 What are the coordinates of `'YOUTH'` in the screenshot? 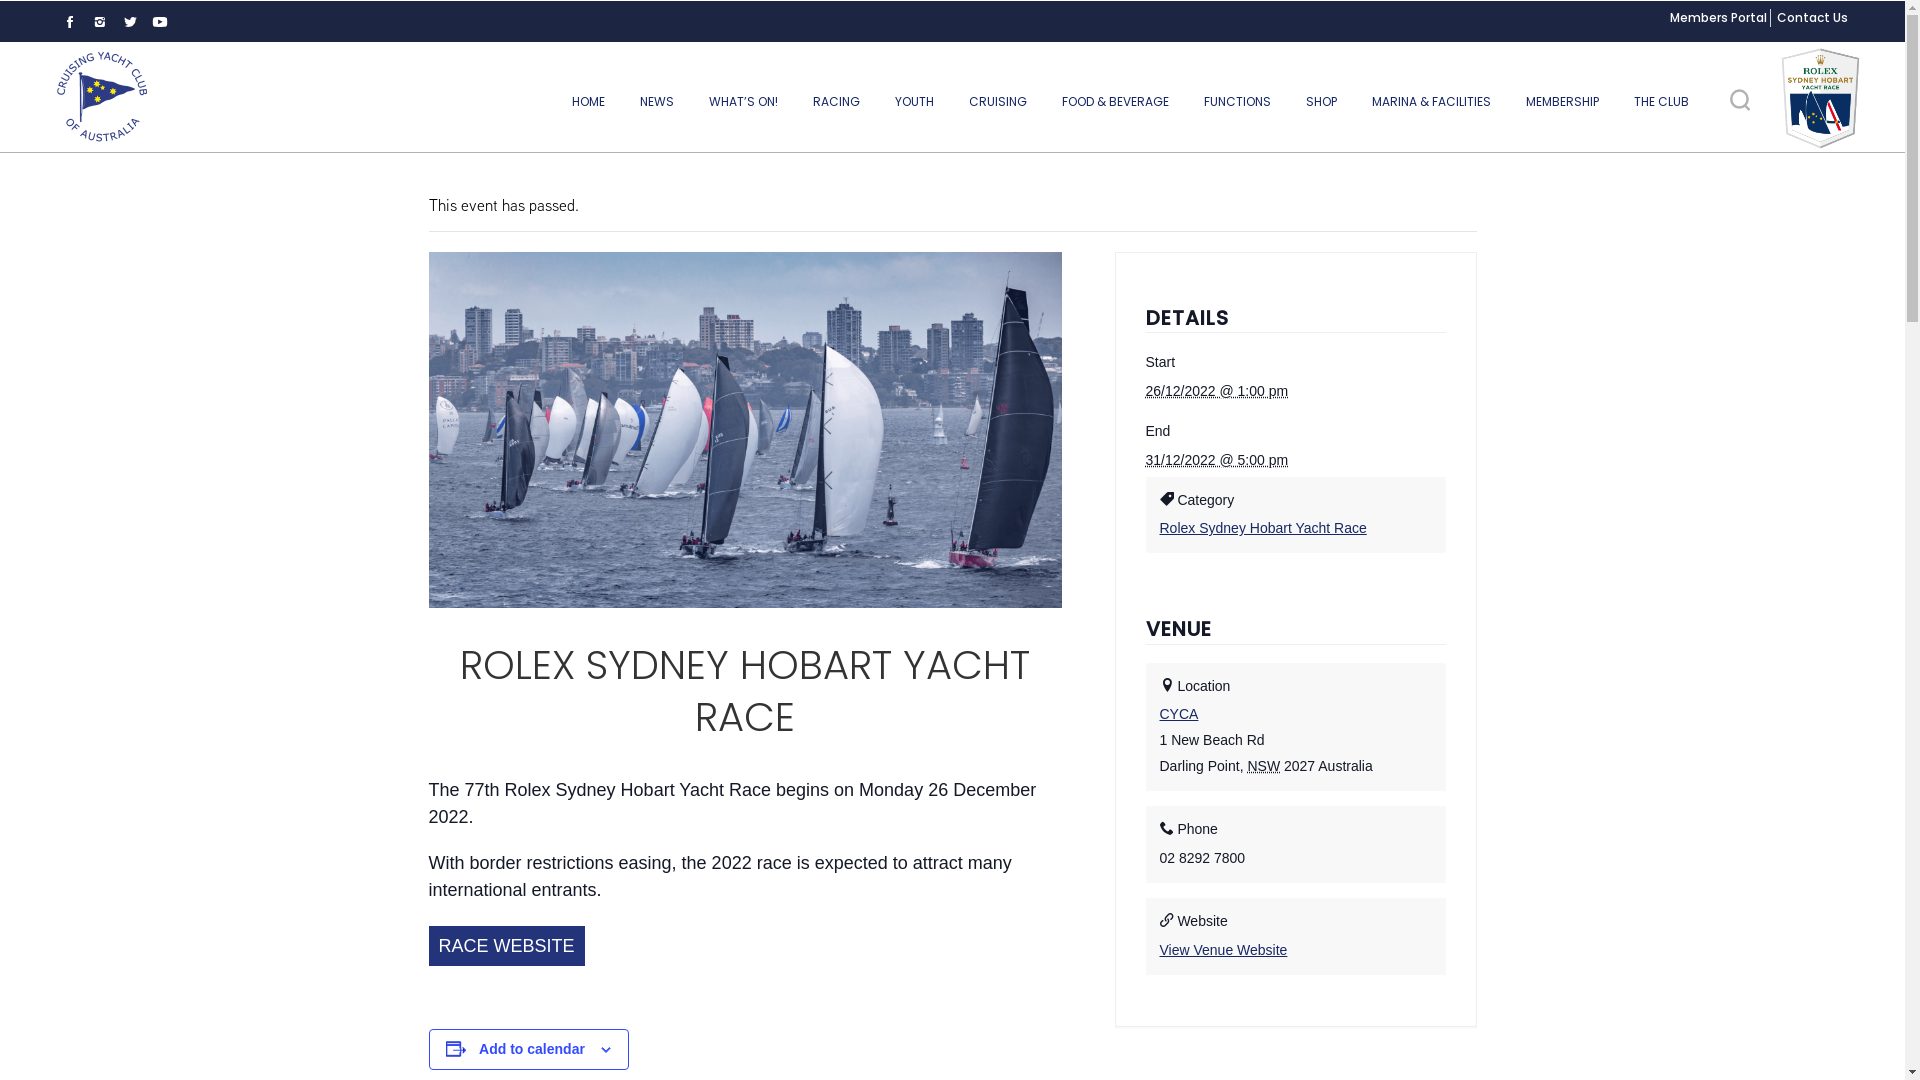 It's located at (913, 101).